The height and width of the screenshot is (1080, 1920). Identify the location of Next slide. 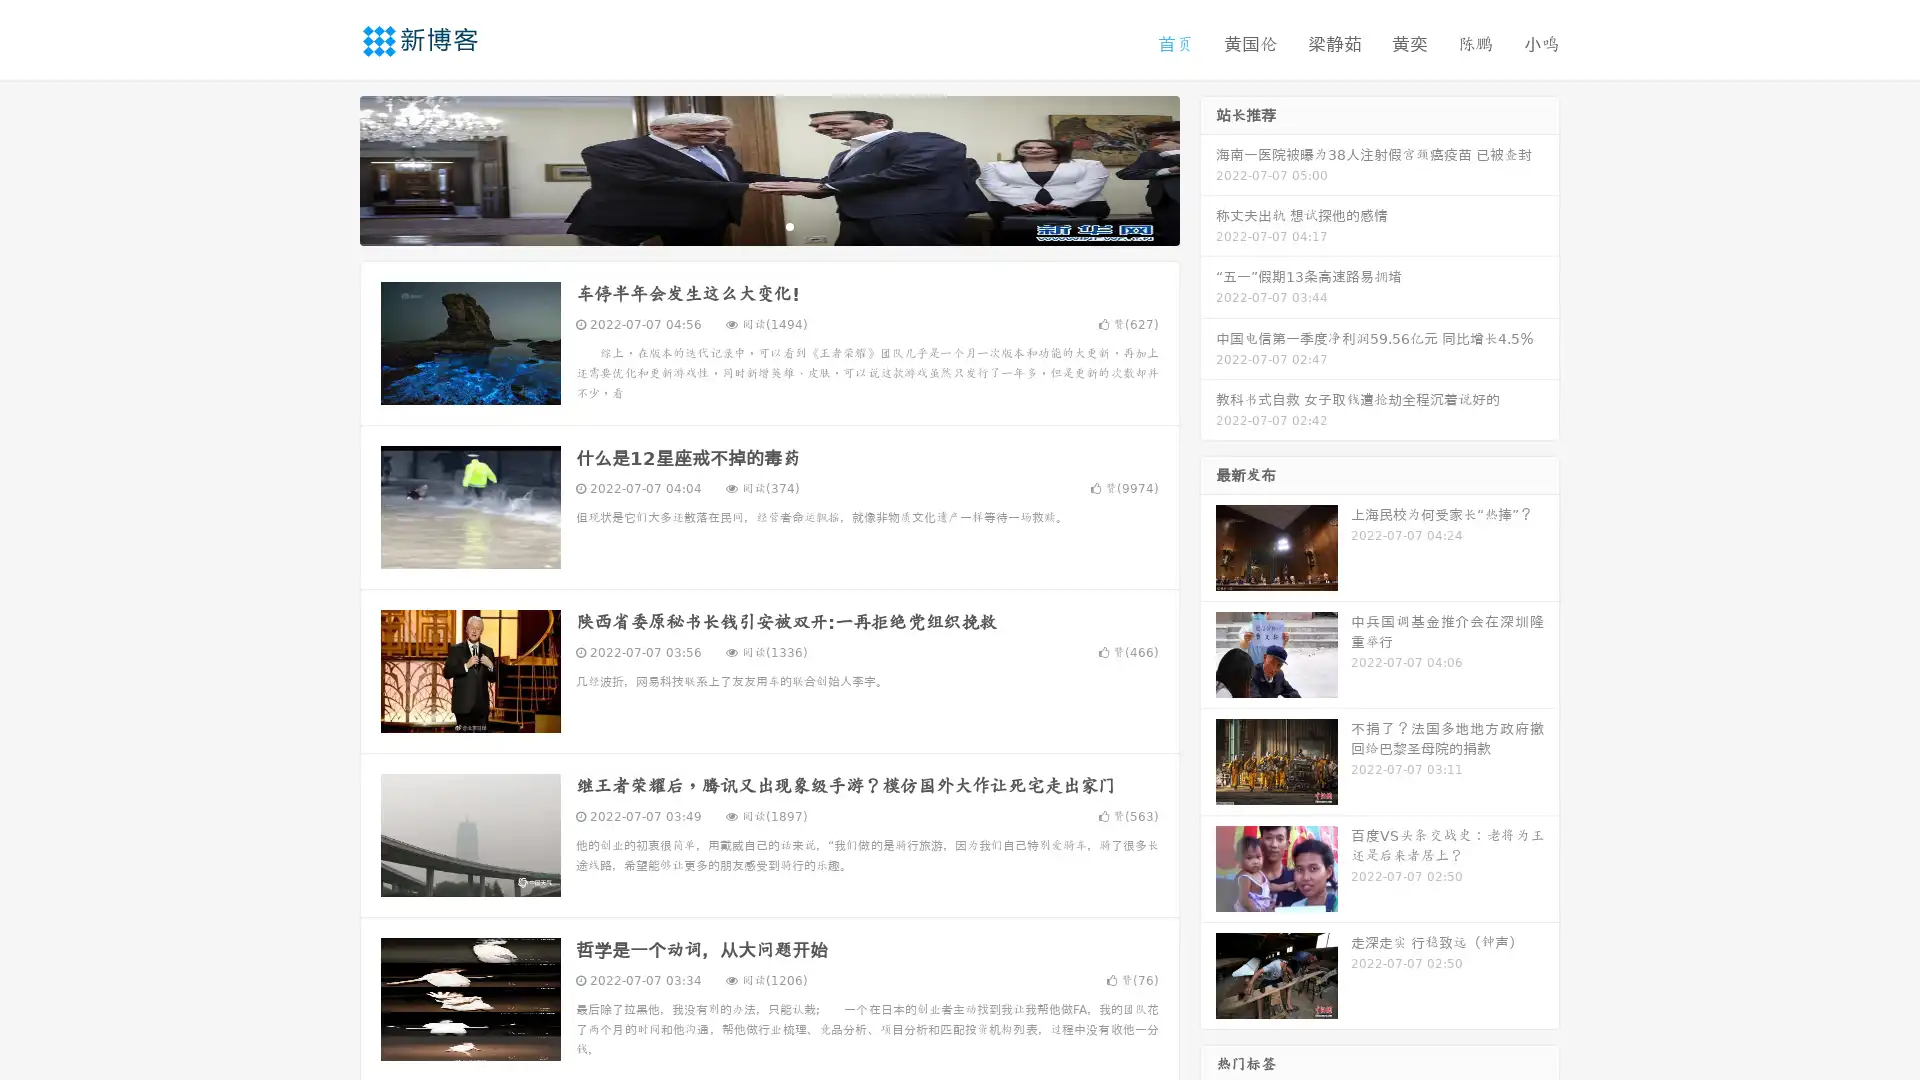
(1208, 168).